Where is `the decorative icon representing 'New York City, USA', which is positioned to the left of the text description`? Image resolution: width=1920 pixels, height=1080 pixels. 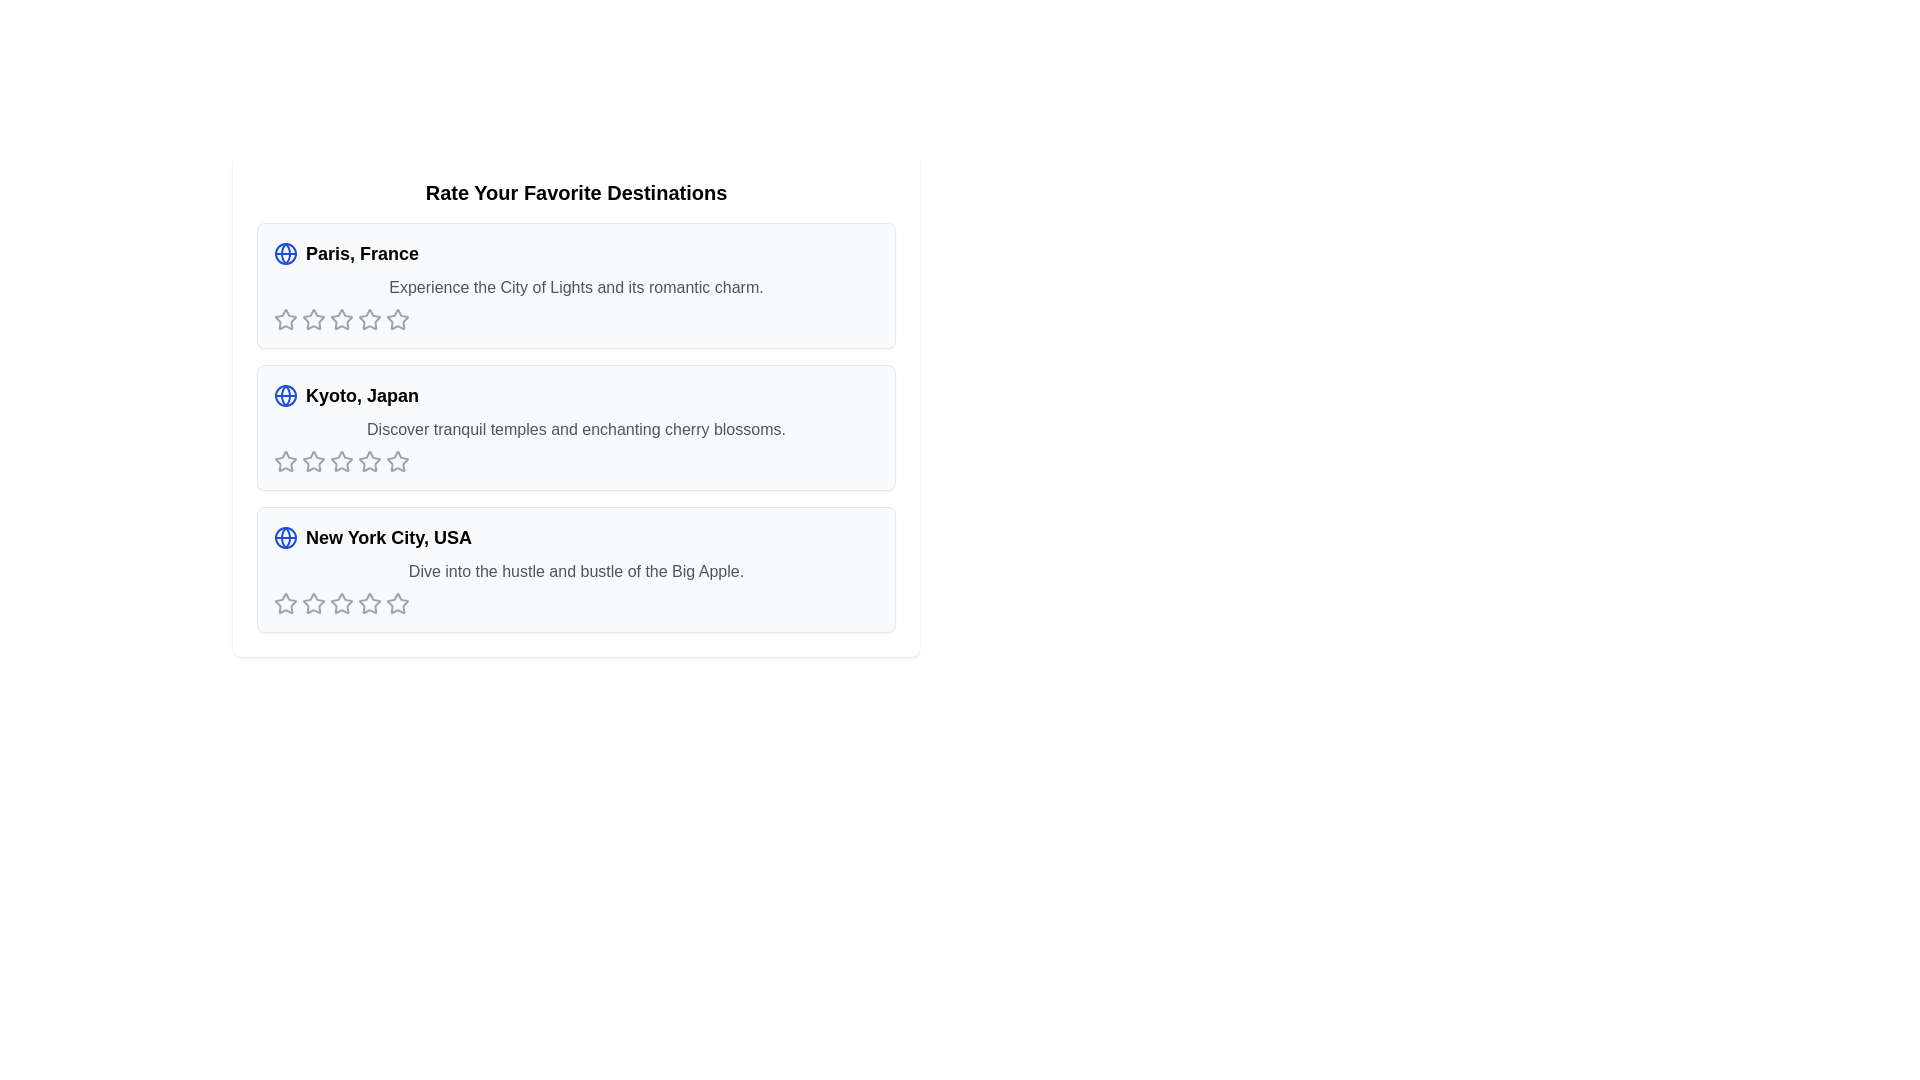 the decorative icon representing 'New York City, USA', which is positioned to the left of the text description is located at coordinates (285, 536).